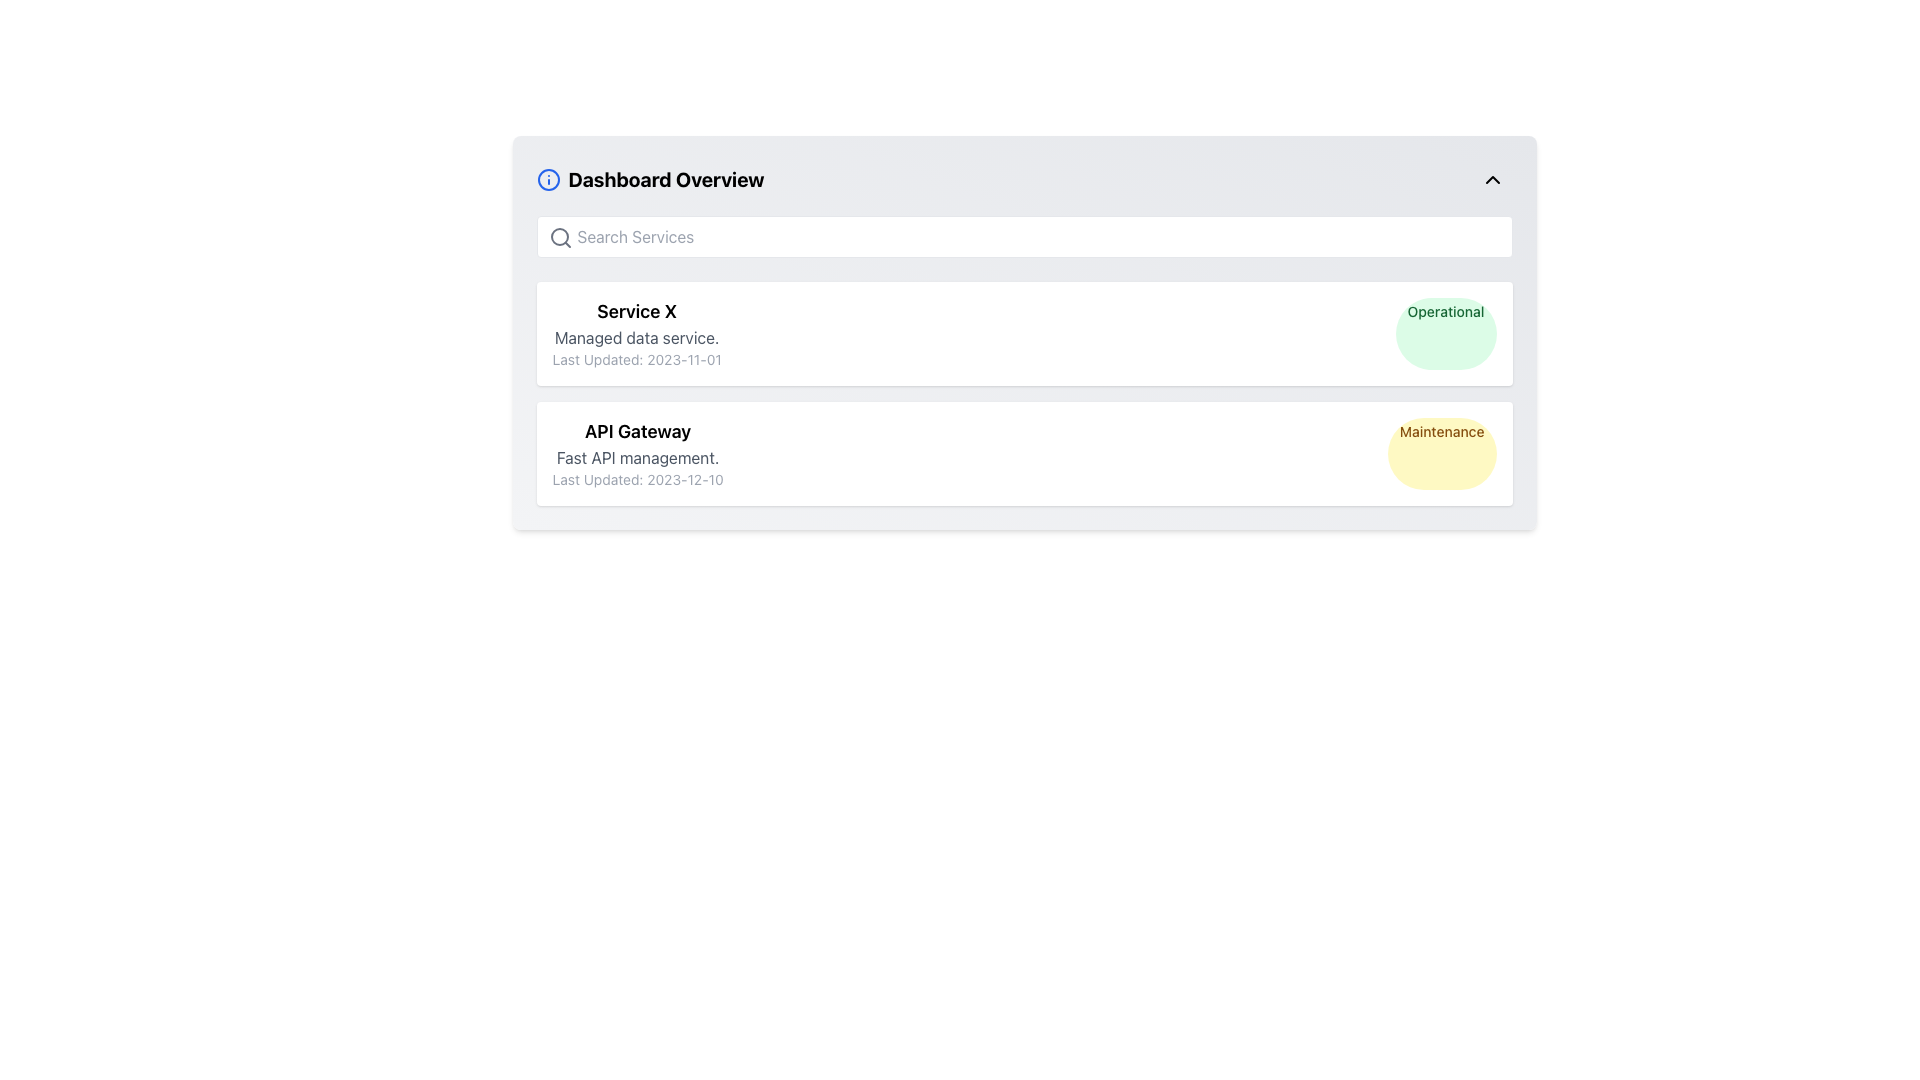 The width and height of the screenshot is (1920, 1080). What do you see at coordinates (1492, 180) in the screenshot?
I see `the rectangular button with a minimalist upward arrow icon located in the top-right corner of the 'Dashboard Overview' section` at bounding box center [1492, 180].